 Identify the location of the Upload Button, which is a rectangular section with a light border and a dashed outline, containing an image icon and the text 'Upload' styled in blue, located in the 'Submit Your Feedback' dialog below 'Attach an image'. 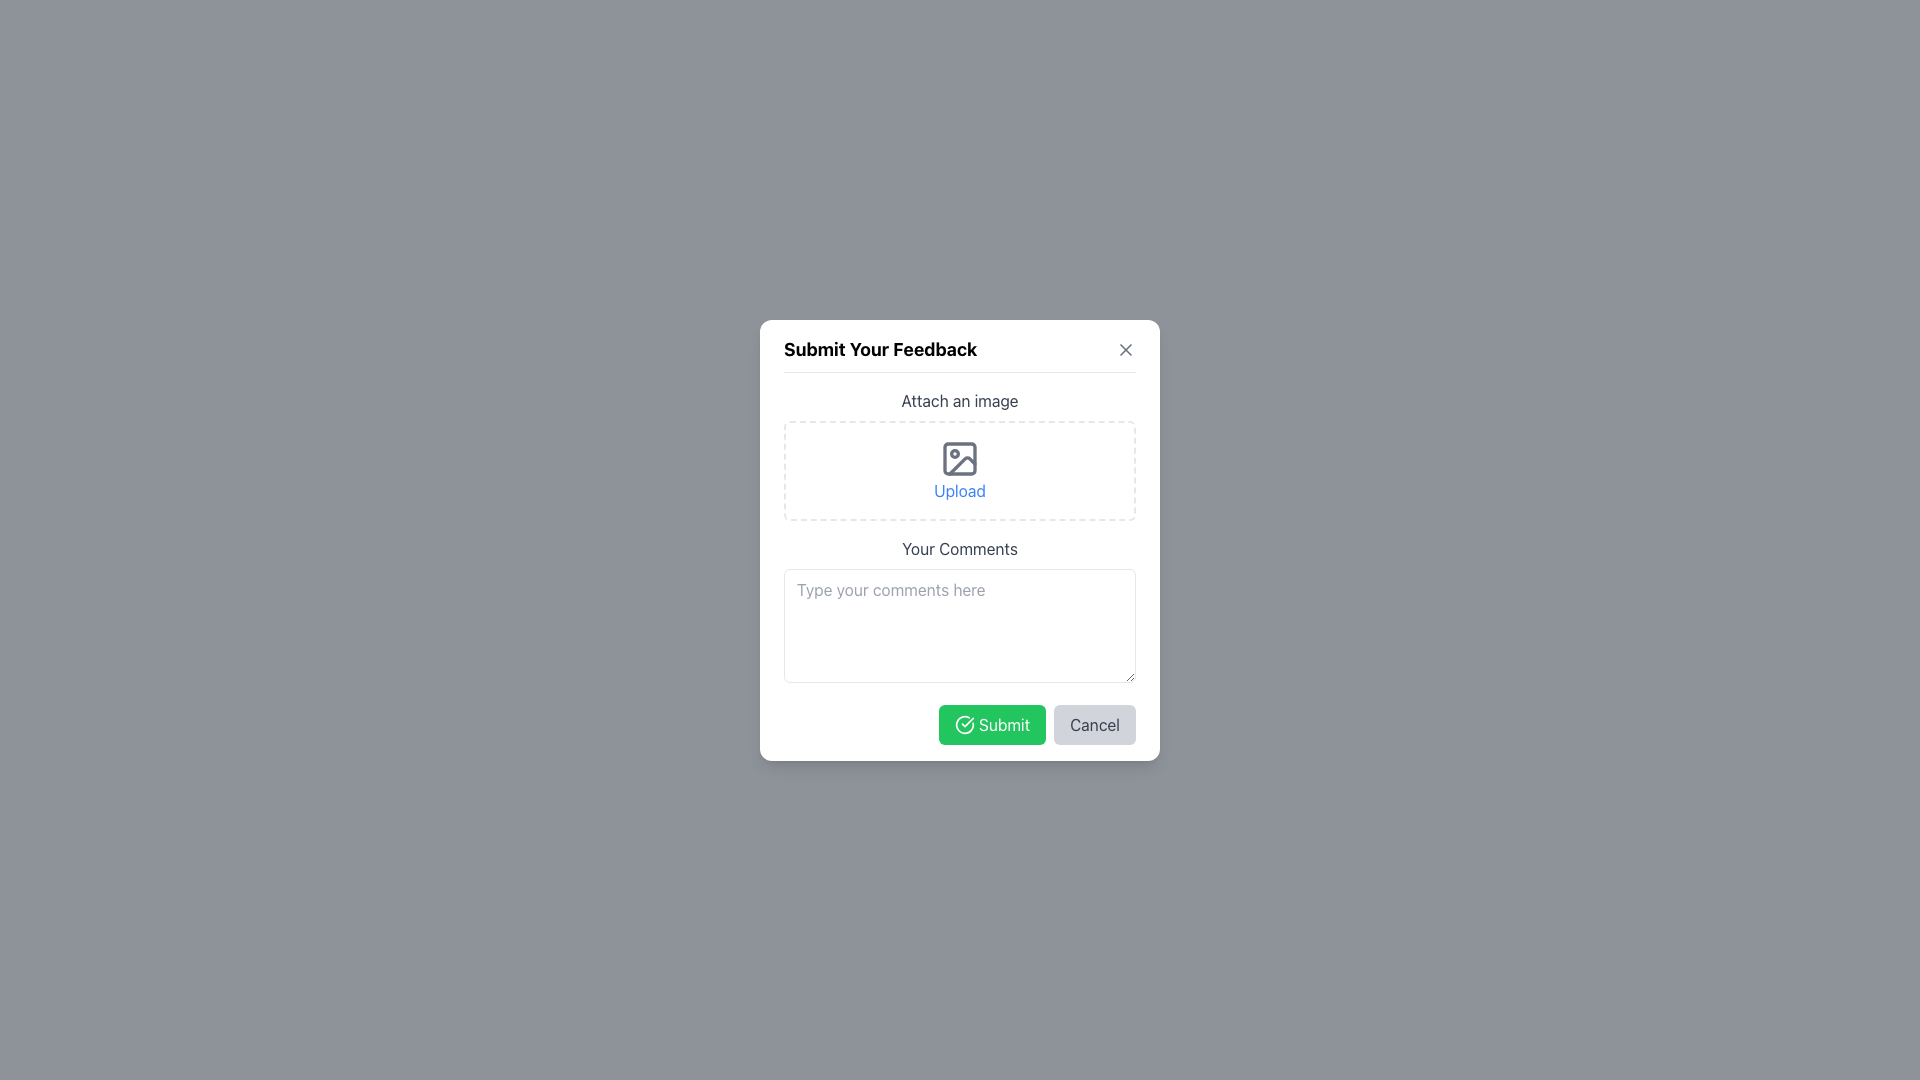
(960, 470).